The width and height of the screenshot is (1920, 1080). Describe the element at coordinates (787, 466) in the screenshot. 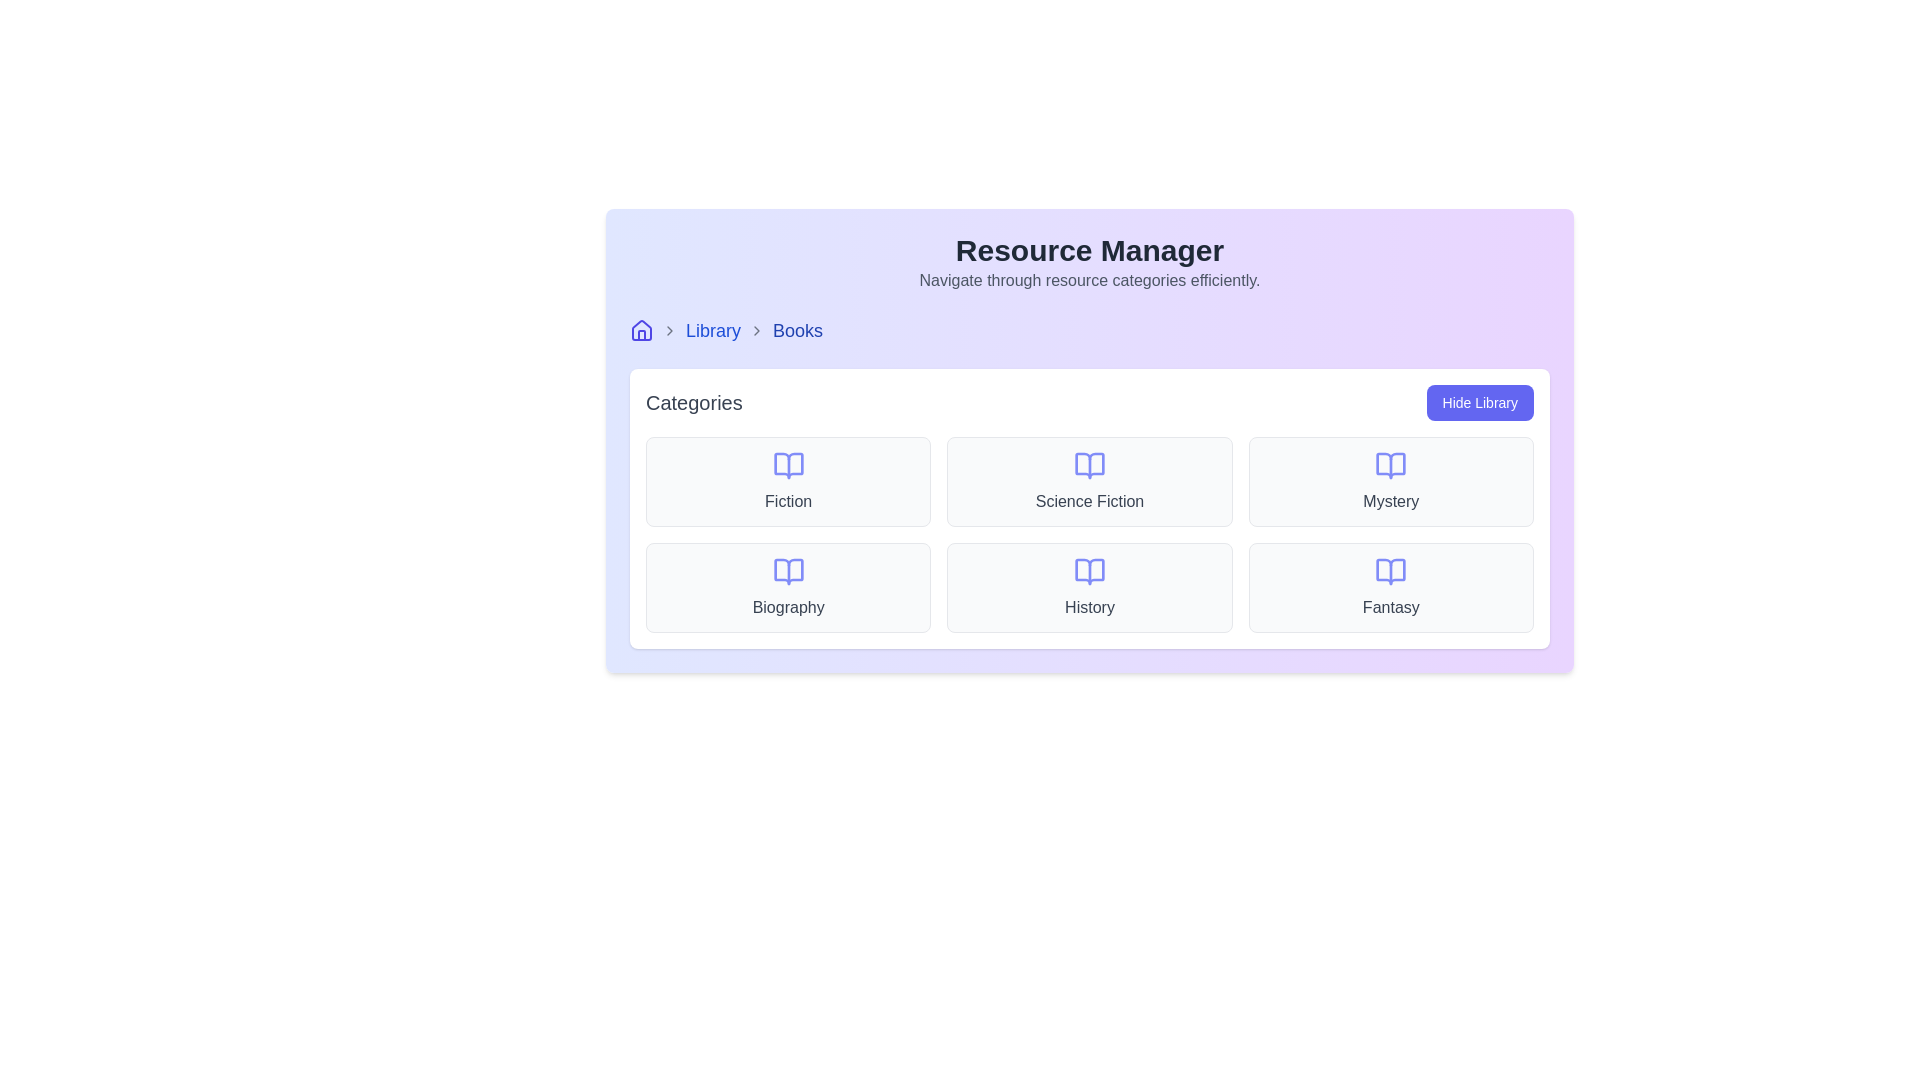

I see `the open book icon located above the 'Fiction' label in the top-left category tile of the grid` at that location.